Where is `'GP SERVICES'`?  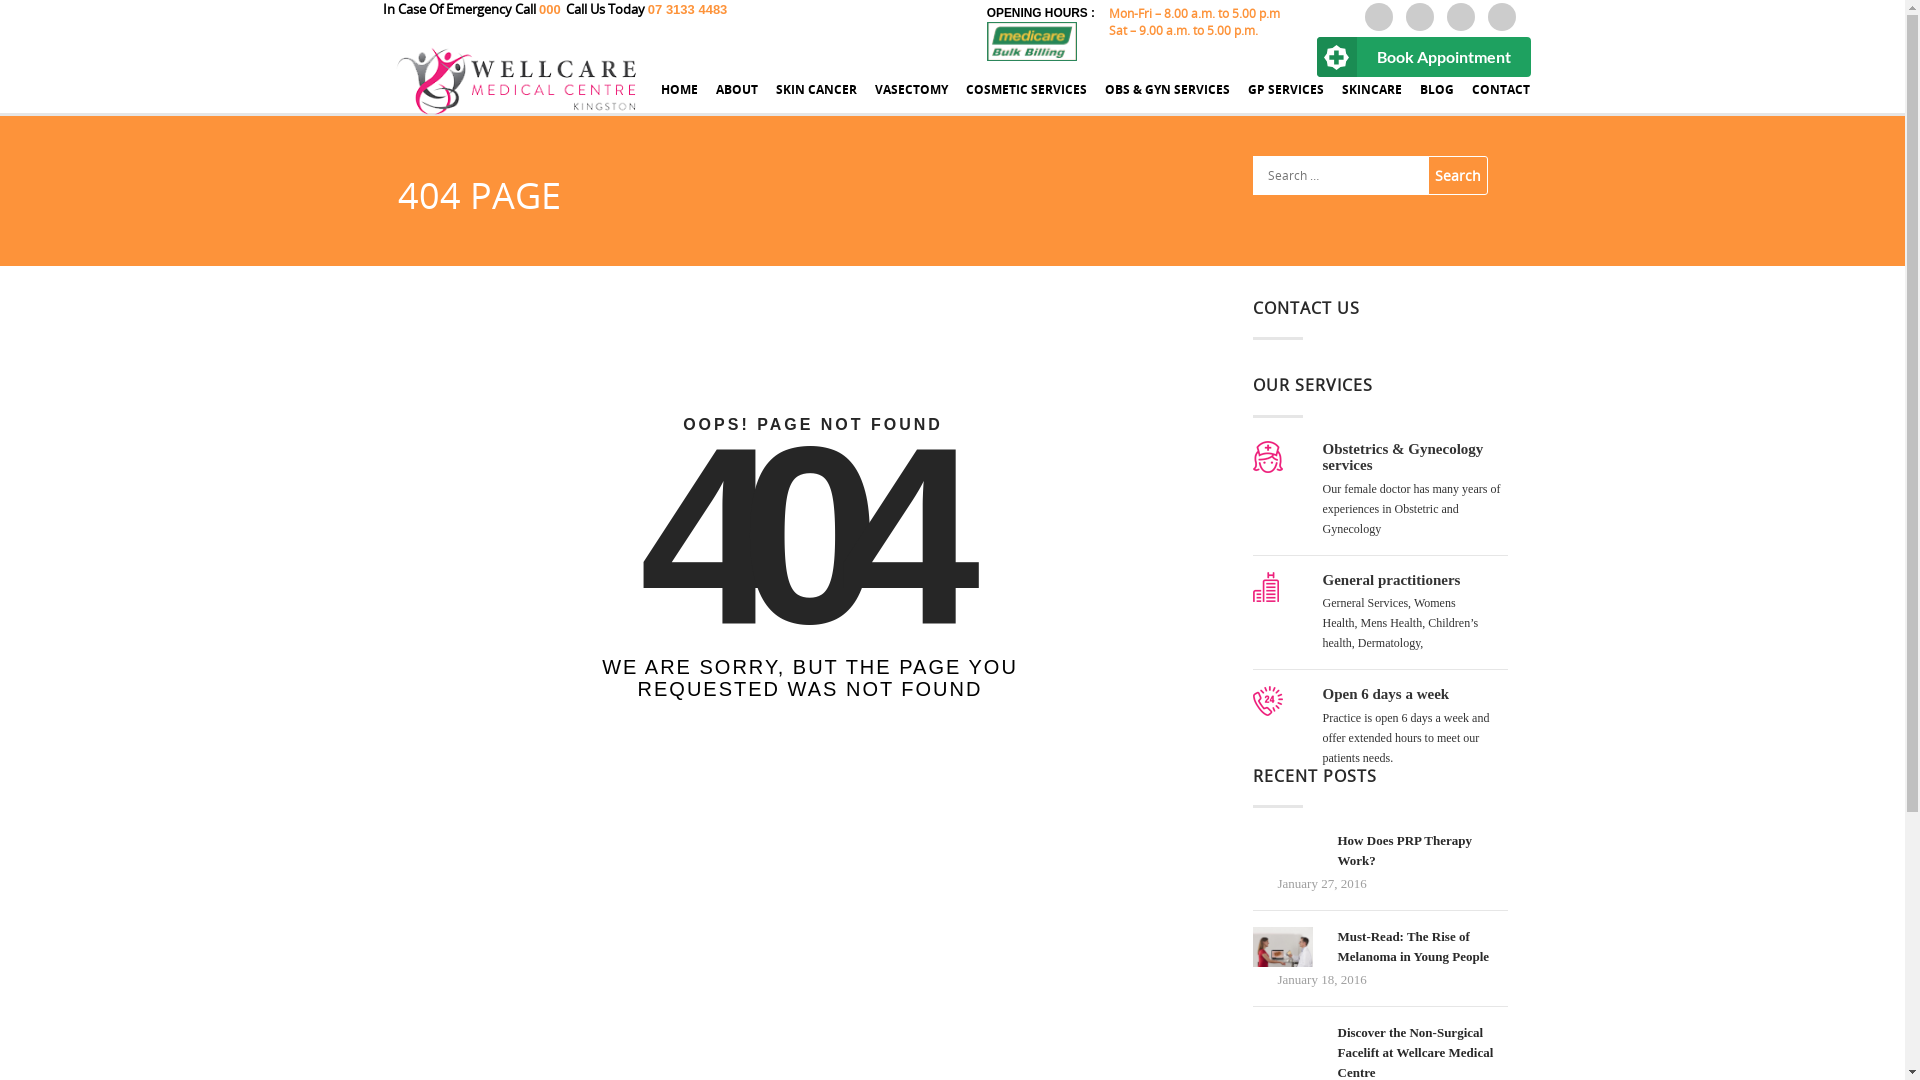
'GP SERVICES' is located at coordinates (1286, 99).